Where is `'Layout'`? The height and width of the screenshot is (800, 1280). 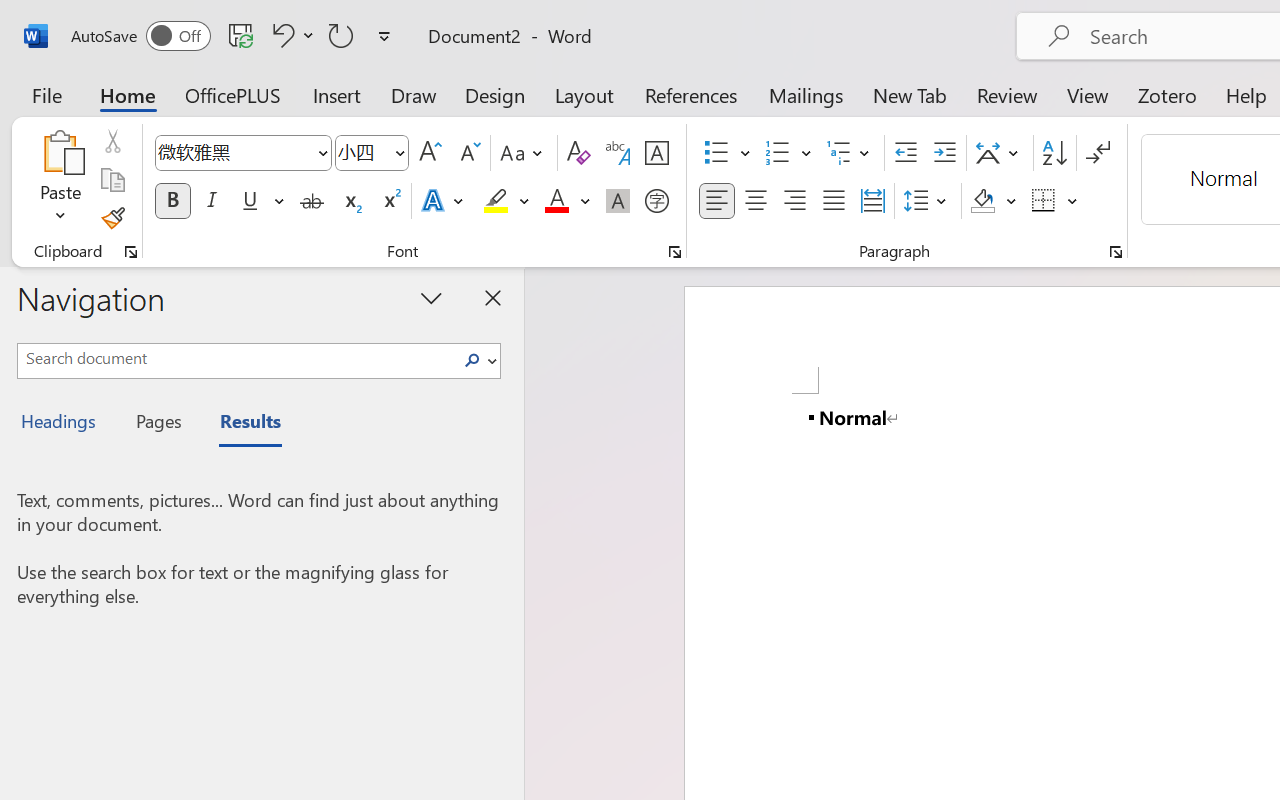
'Layout' is located at coordinates (583, 94).